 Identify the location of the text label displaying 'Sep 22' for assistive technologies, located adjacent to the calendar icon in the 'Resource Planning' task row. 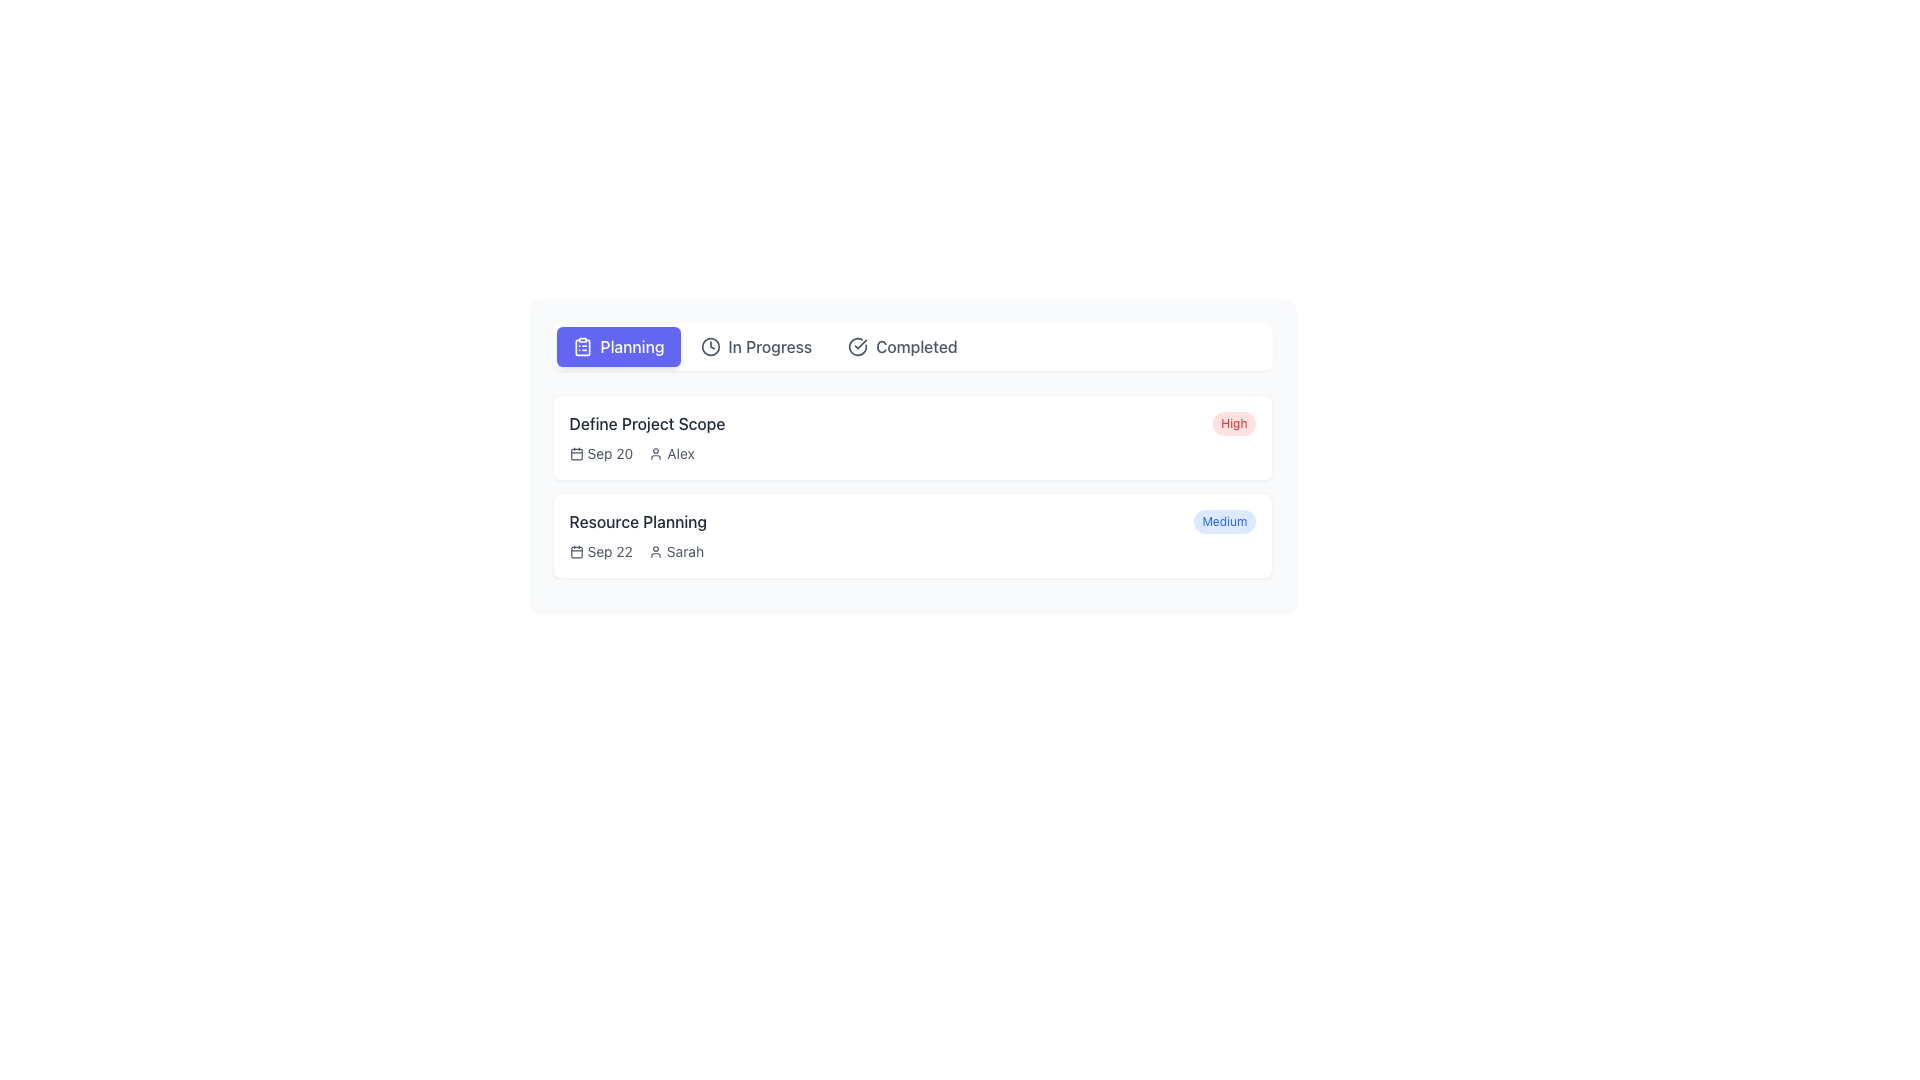
(609, 551).